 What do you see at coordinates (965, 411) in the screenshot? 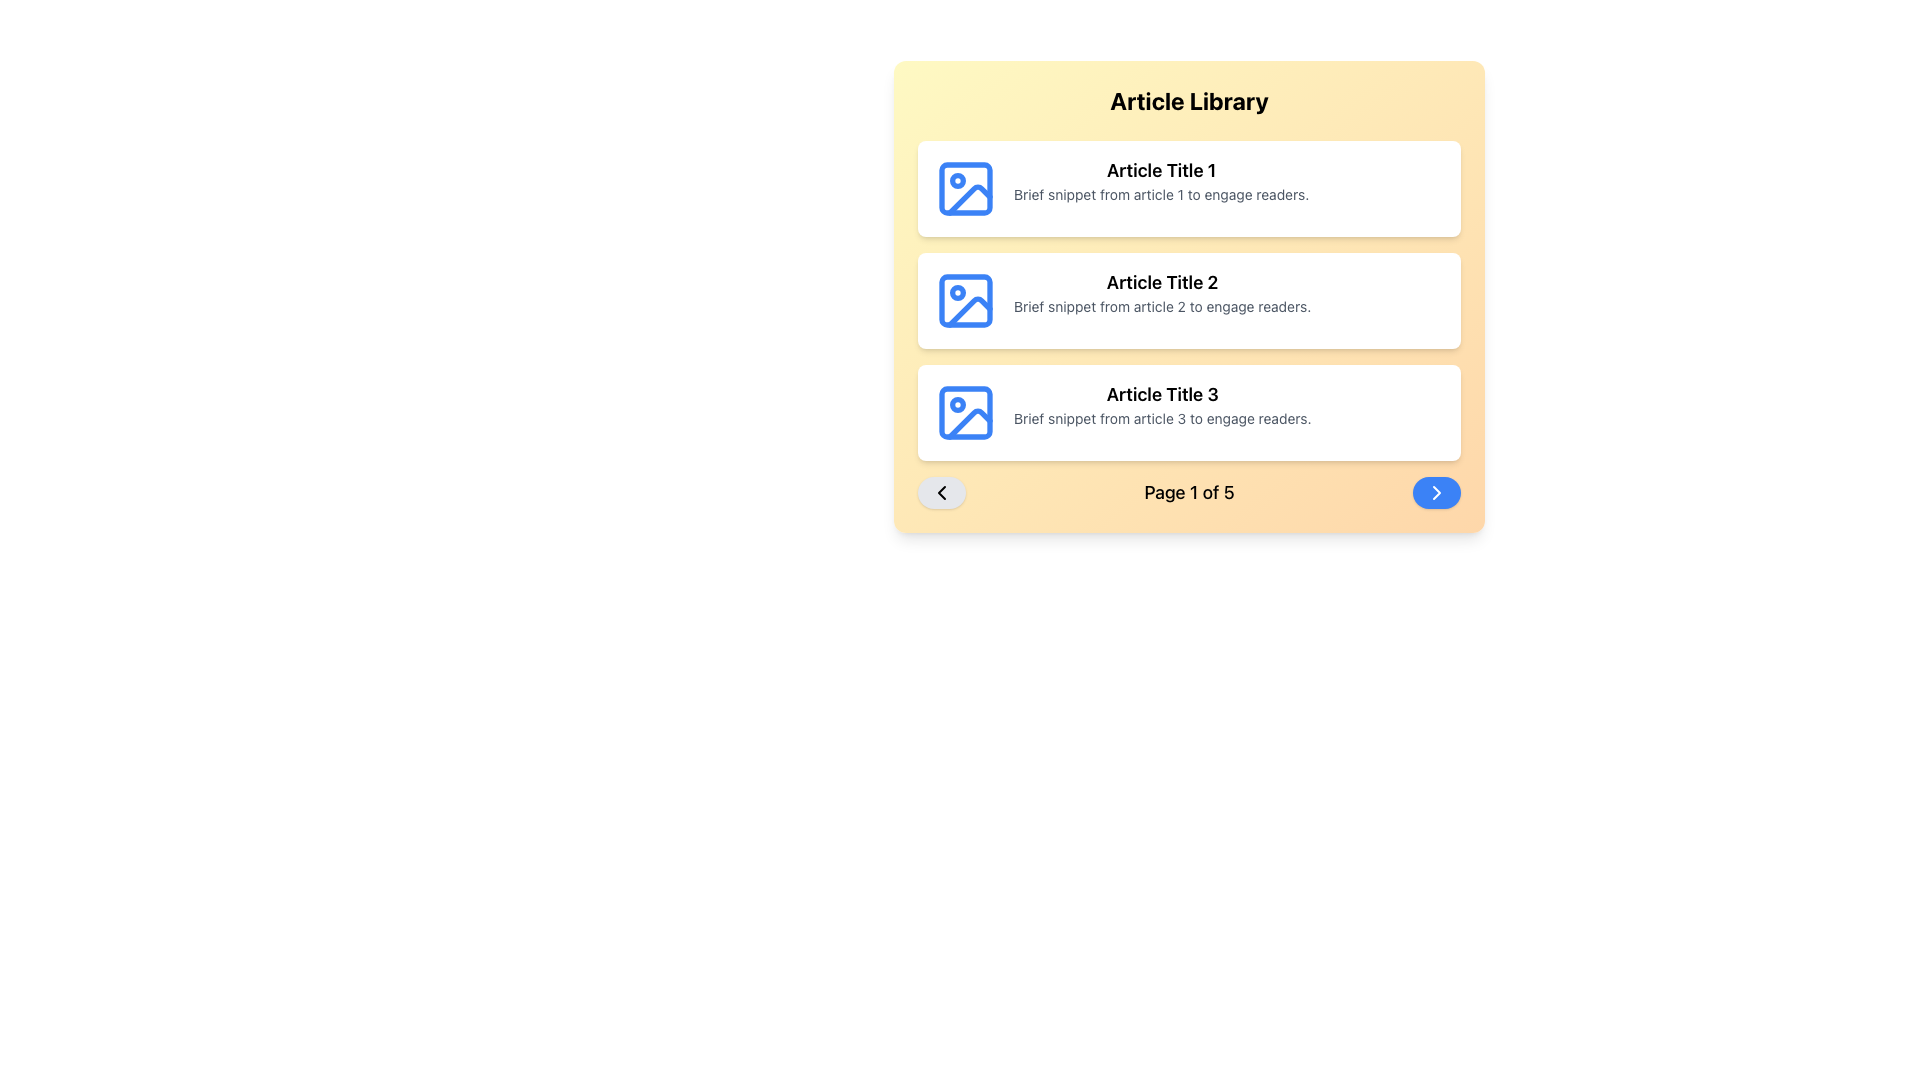
I see `the small rounded rectangle decorative element located in the top-left area of the blue image icon within the third list item on the interface` at bounding box center [965, 411].